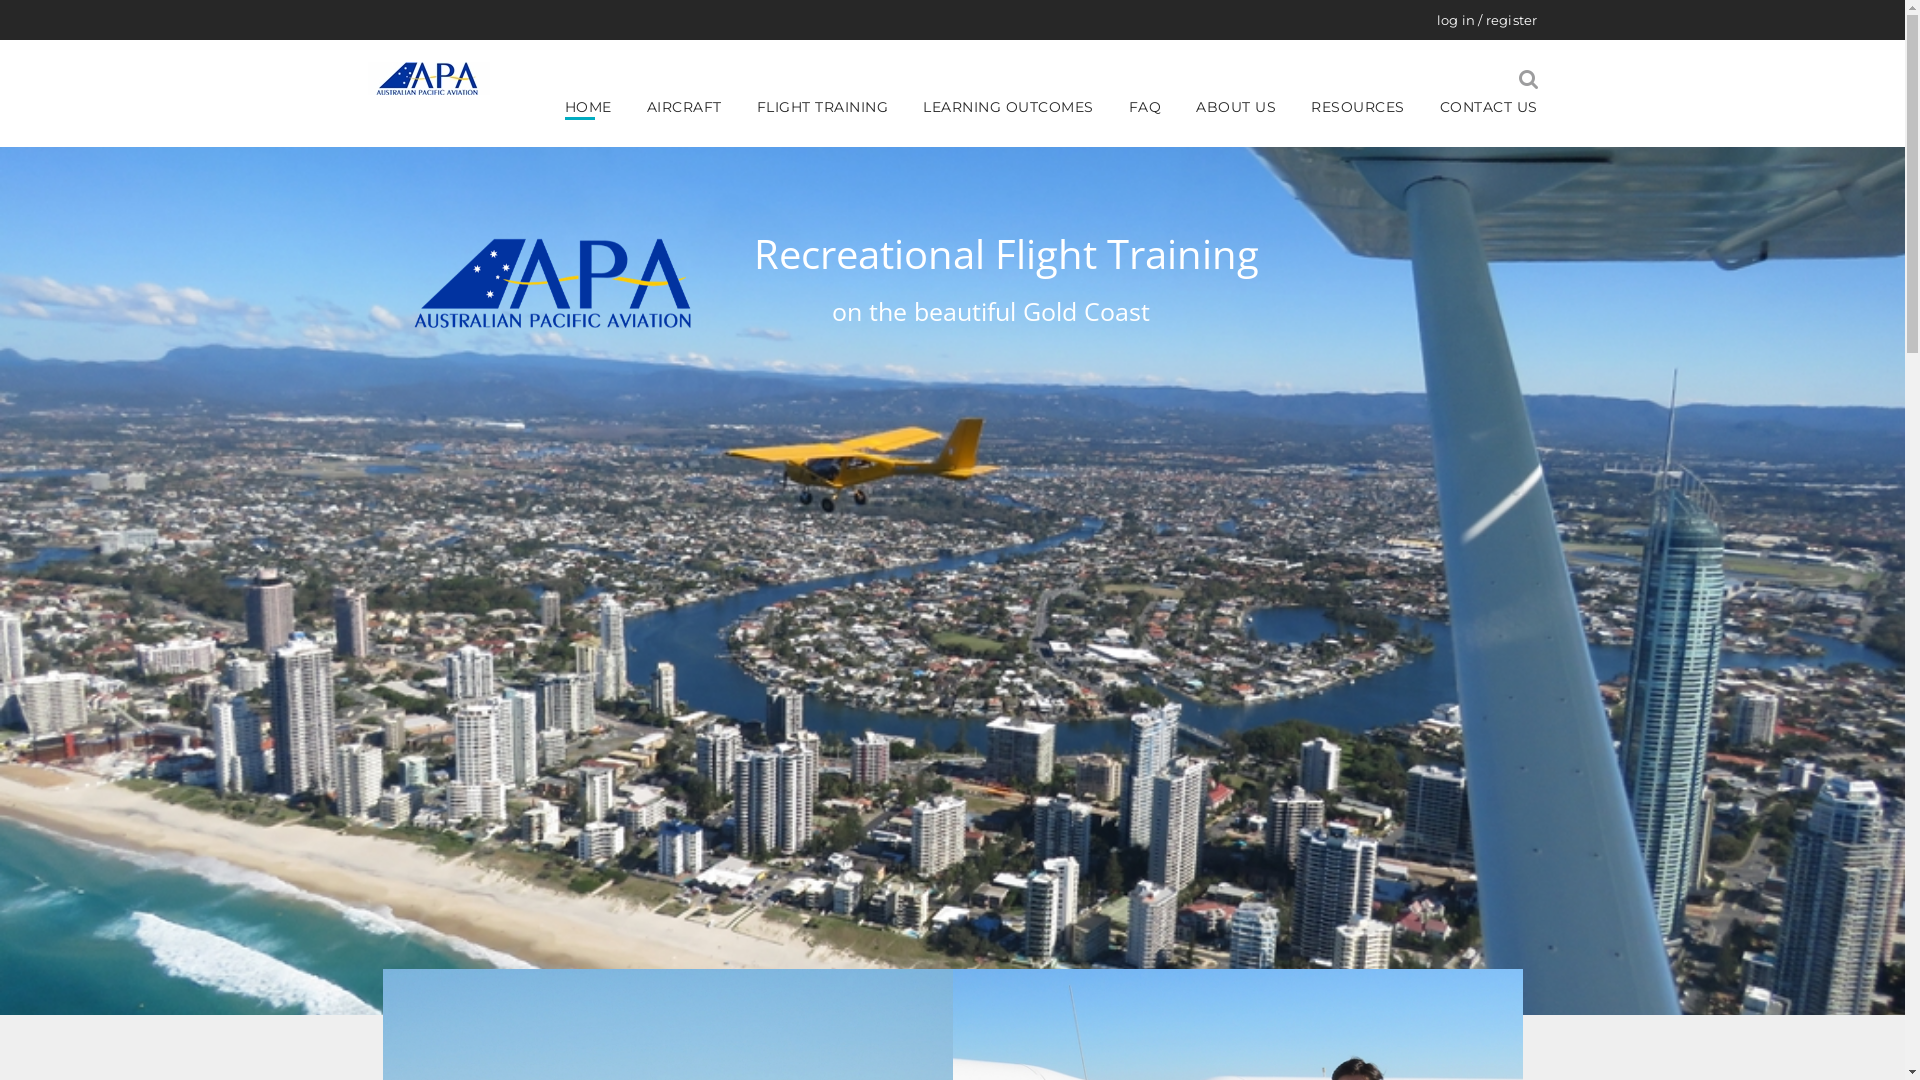 This screenshot has height=1080, width=1920. What do you see at coordinates (1021, 107) in the screenshot?
I see `'LEARNING OUTCOMES'` at bounding box center [1021, 107].